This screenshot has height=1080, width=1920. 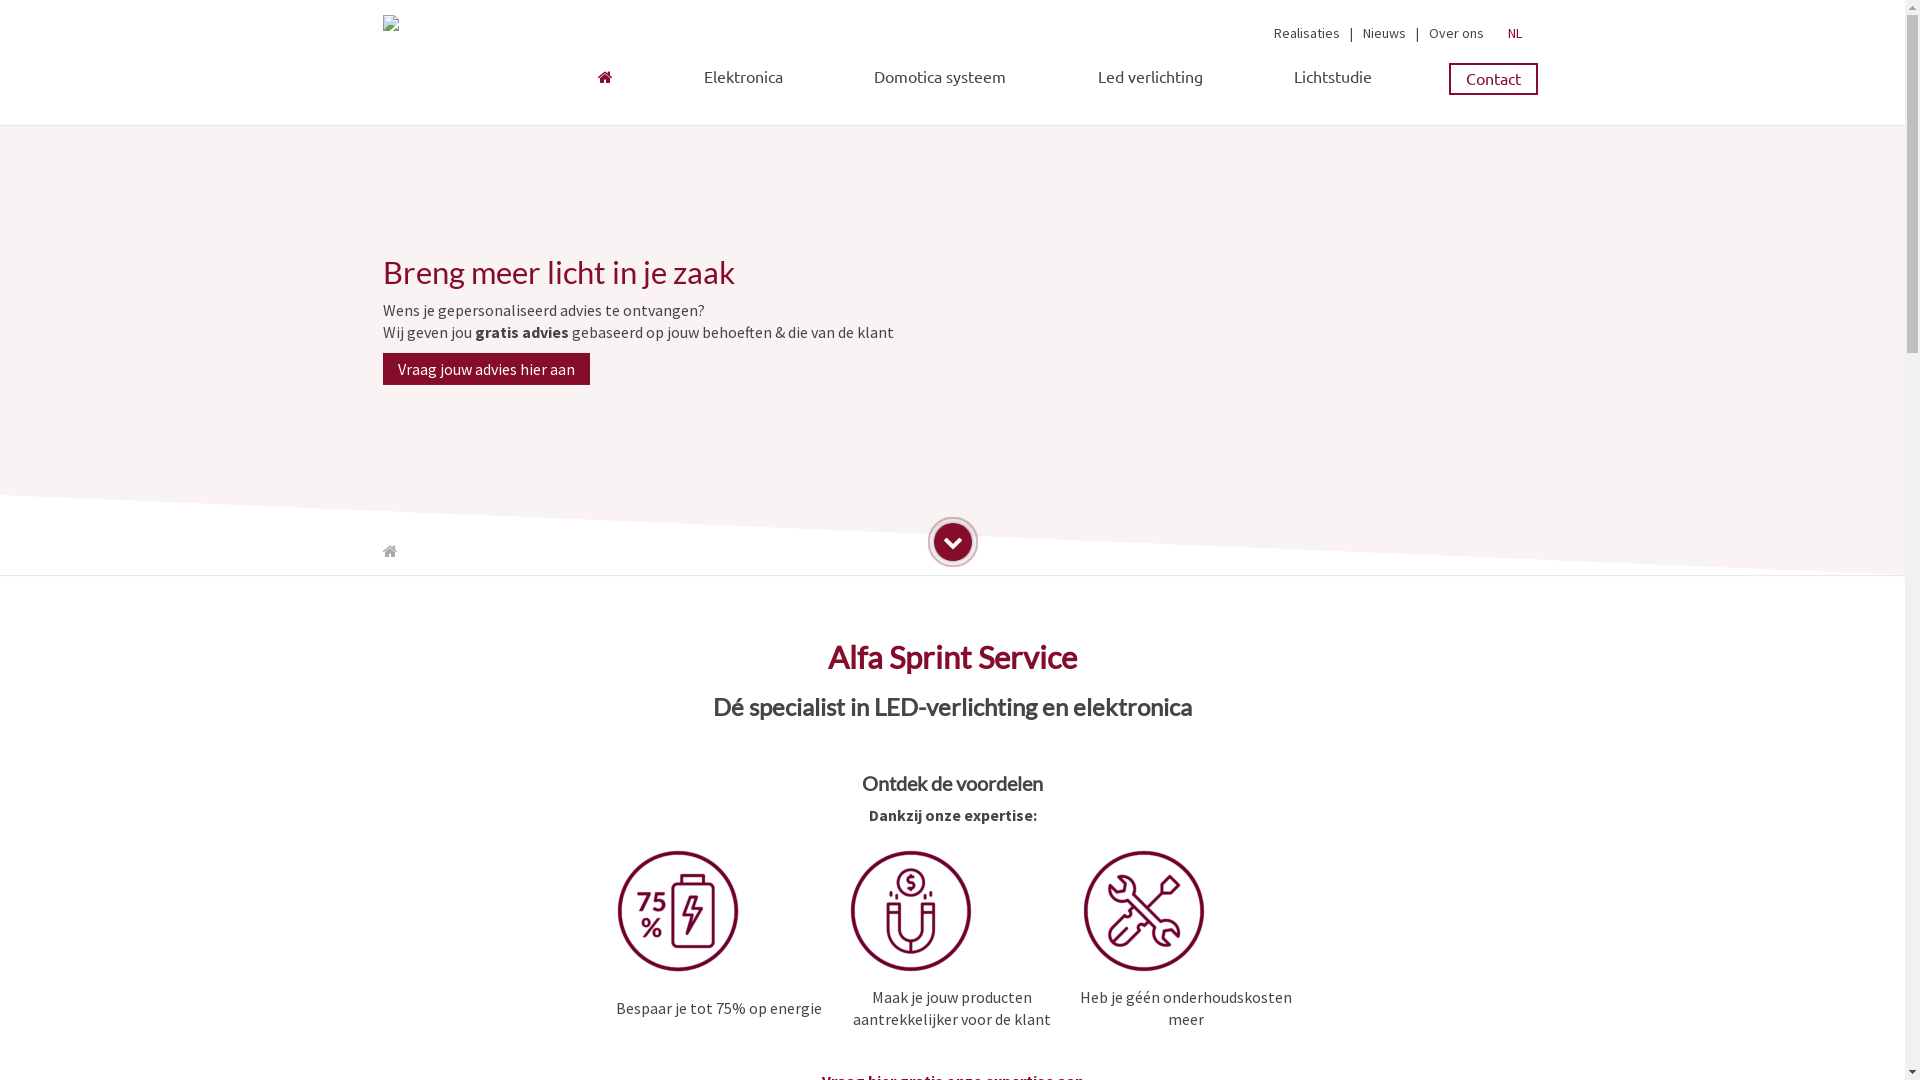 What do you see at coordinates (1333, 76) in the screenshot?
I see `'Lichtstudie'` at bounding box center [1333, 76].